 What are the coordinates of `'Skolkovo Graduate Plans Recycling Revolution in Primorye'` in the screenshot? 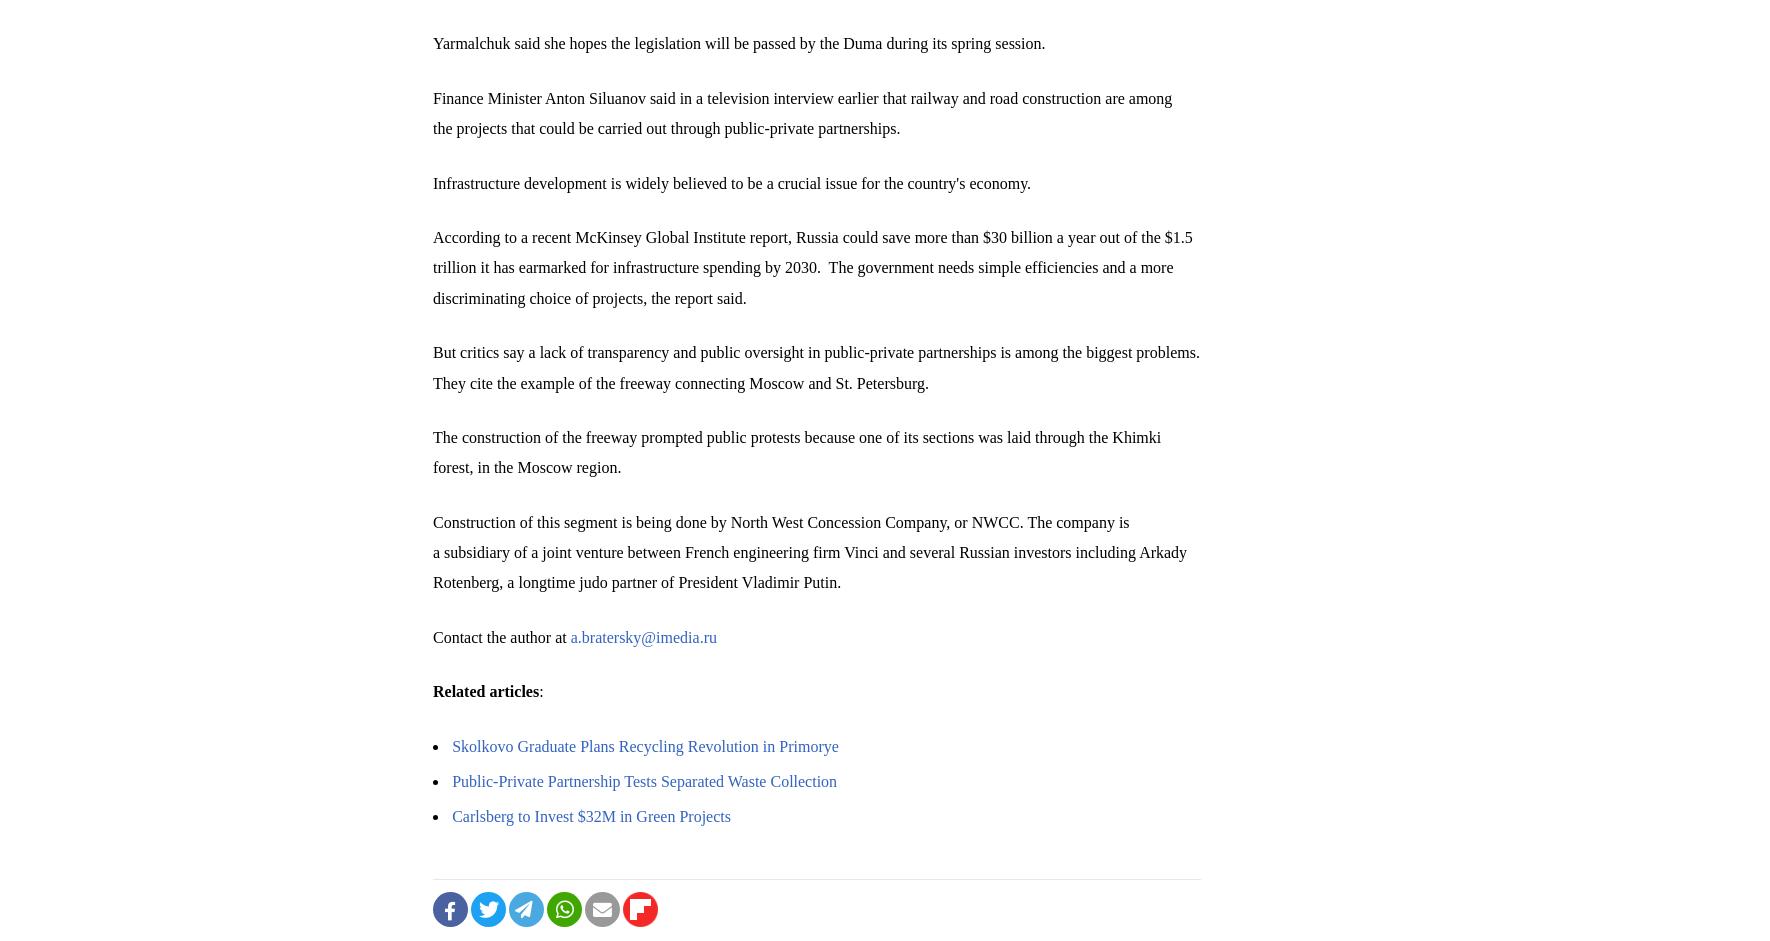 It's located at (452, 744).